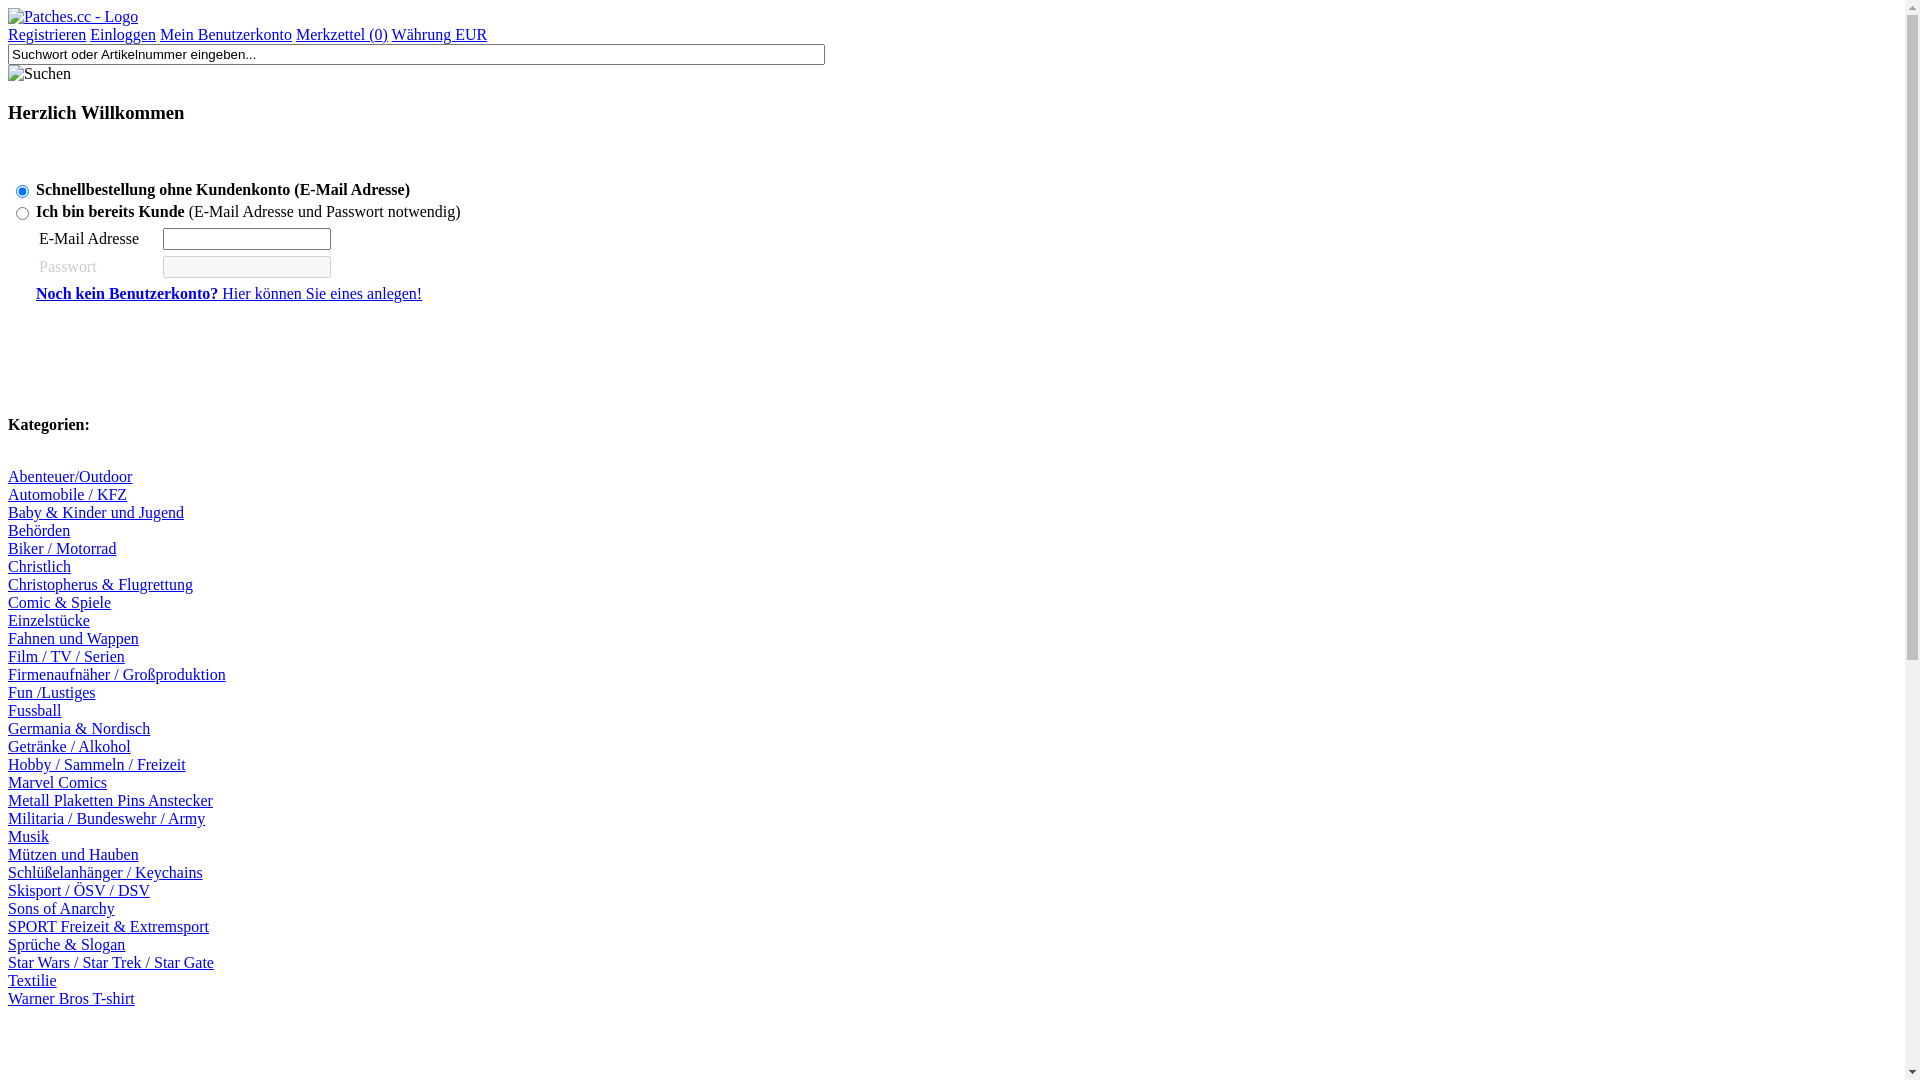 The height and width of the screenshot is (1080, 1920). What do you see at coordinates (71, 998) in the screenshot?
I see `'Warner Bros T-shirt'` at bounding box center [71, 998].